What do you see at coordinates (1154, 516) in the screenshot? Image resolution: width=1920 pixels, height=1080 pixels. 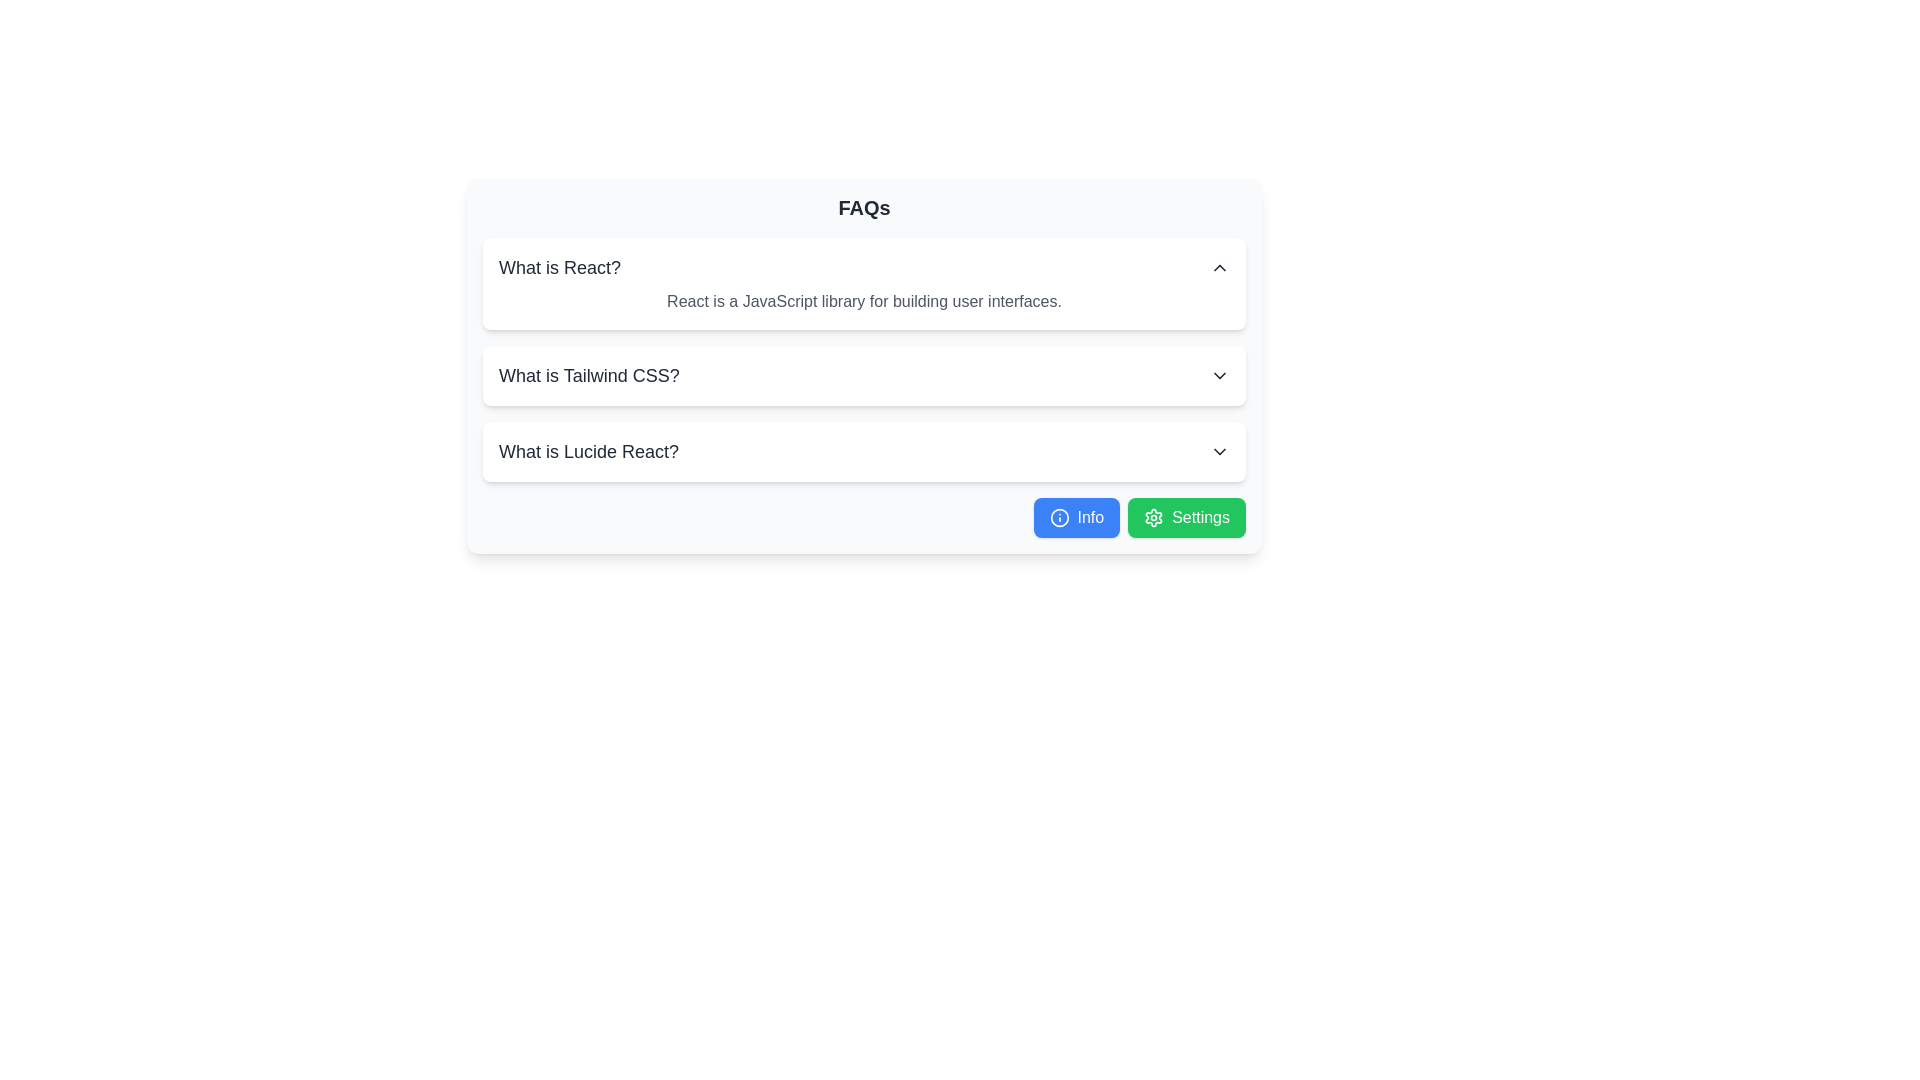 I see `the gear icon located on the left side within the 'Settings' button in the bottom right corner of the FAQ interface` at bounding box center [1154, 516].